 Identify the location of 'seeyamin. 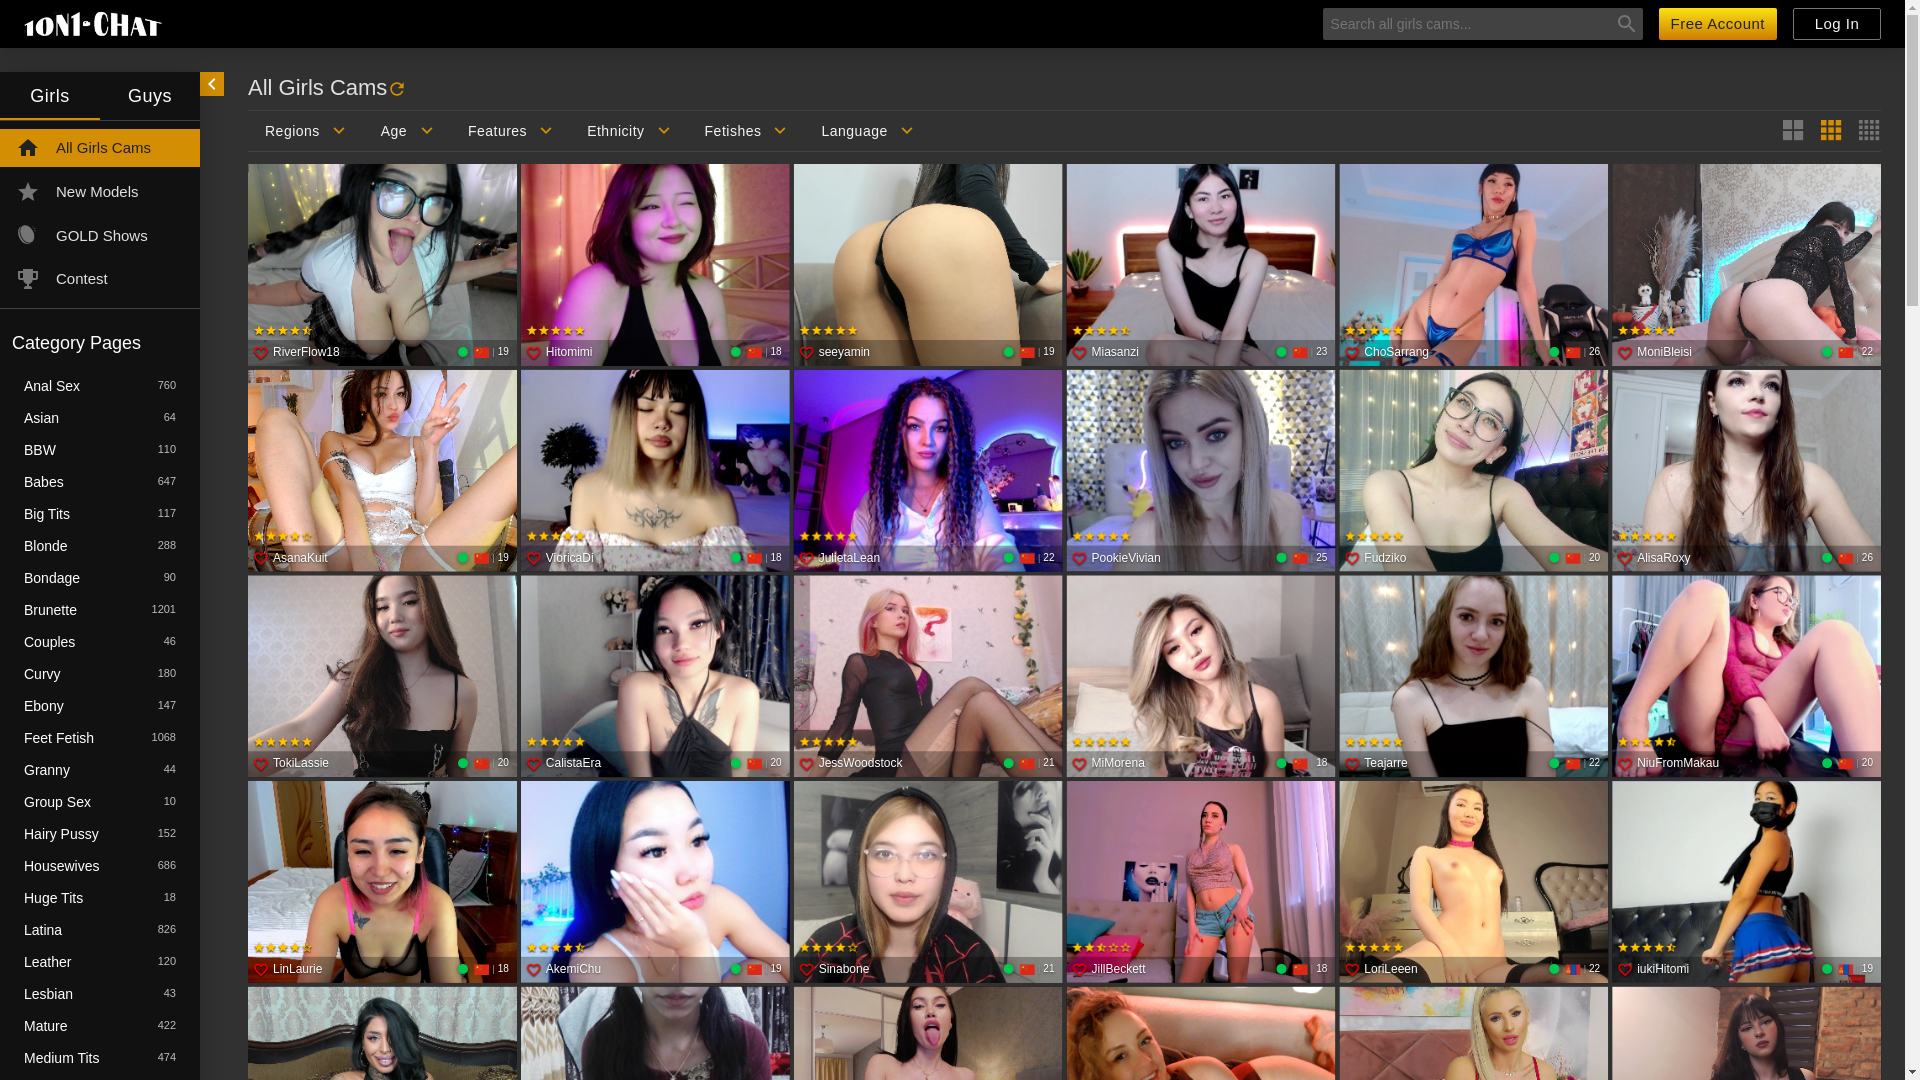
(927, 265).